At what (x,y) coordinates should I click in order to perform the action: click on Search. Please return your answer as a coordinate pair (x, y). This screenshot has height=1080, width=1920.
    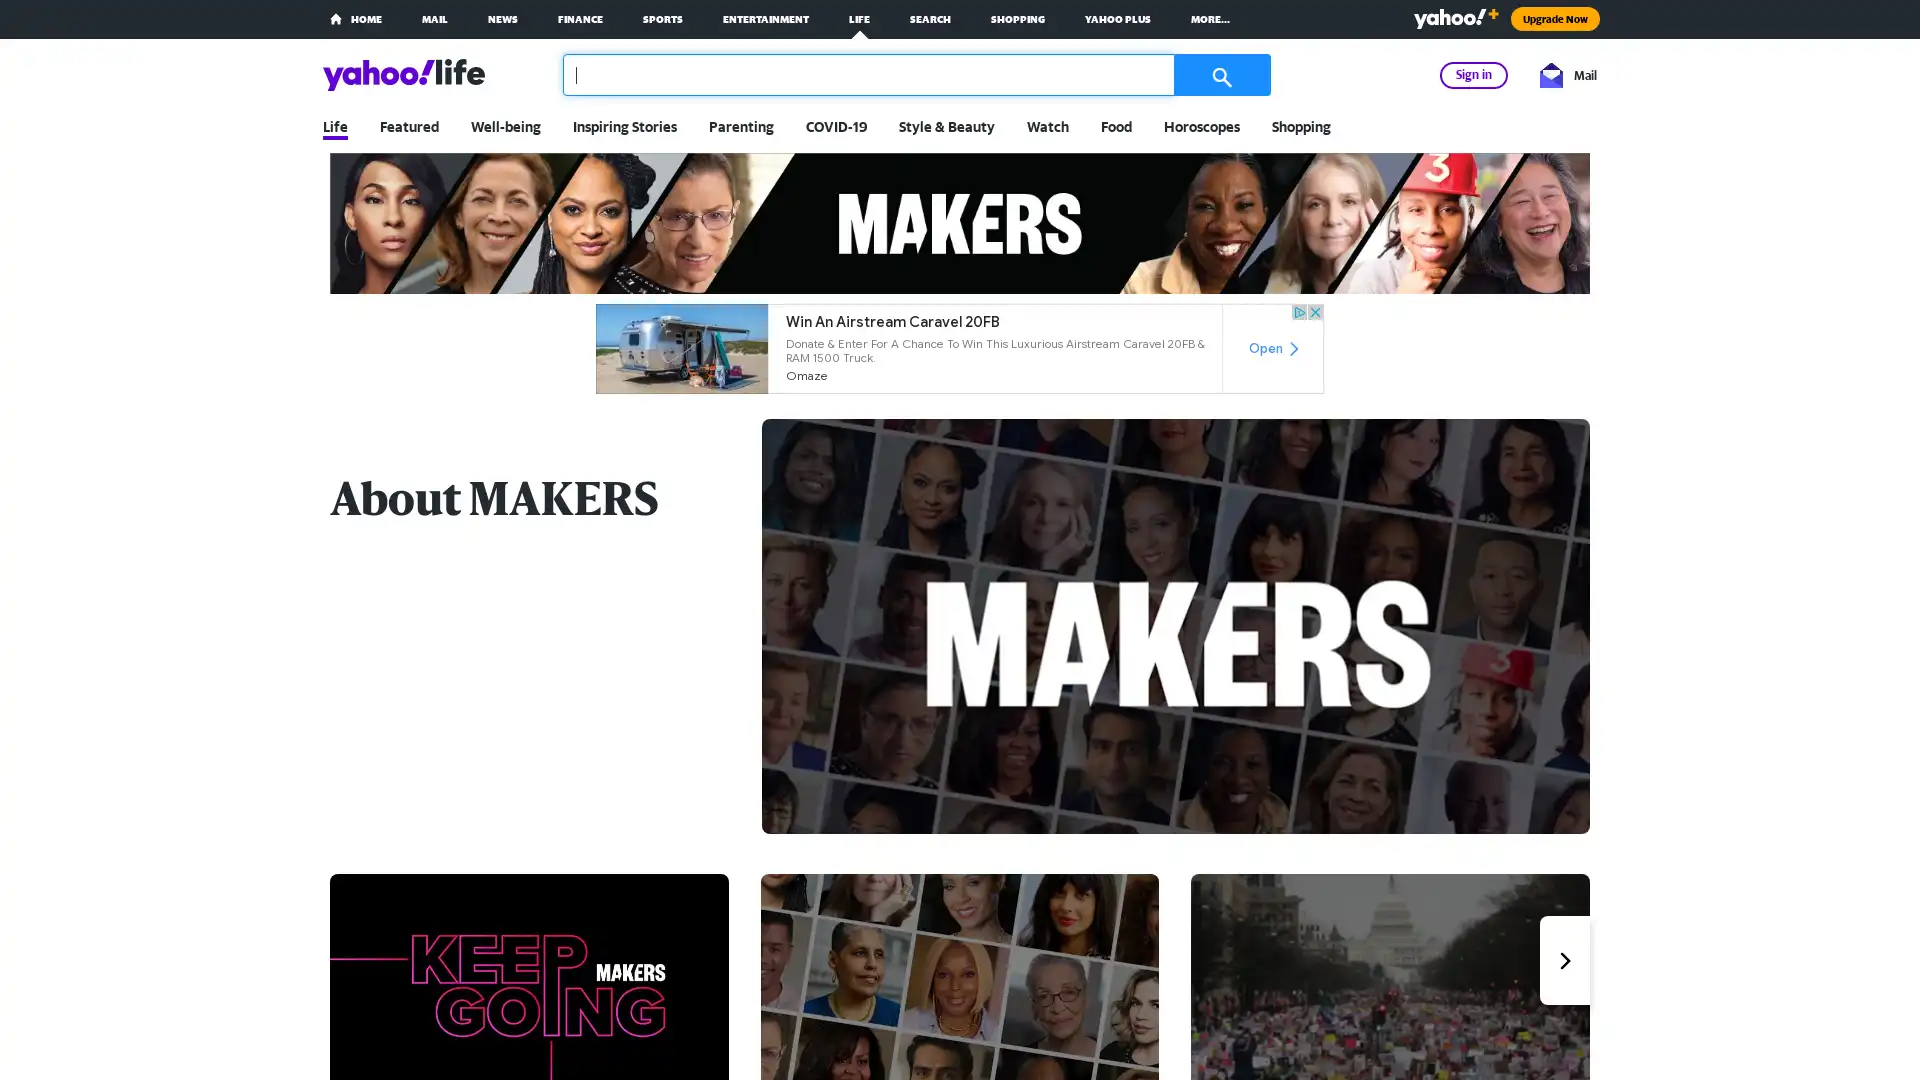
    Looking at the image, I should click on (1218, 73).